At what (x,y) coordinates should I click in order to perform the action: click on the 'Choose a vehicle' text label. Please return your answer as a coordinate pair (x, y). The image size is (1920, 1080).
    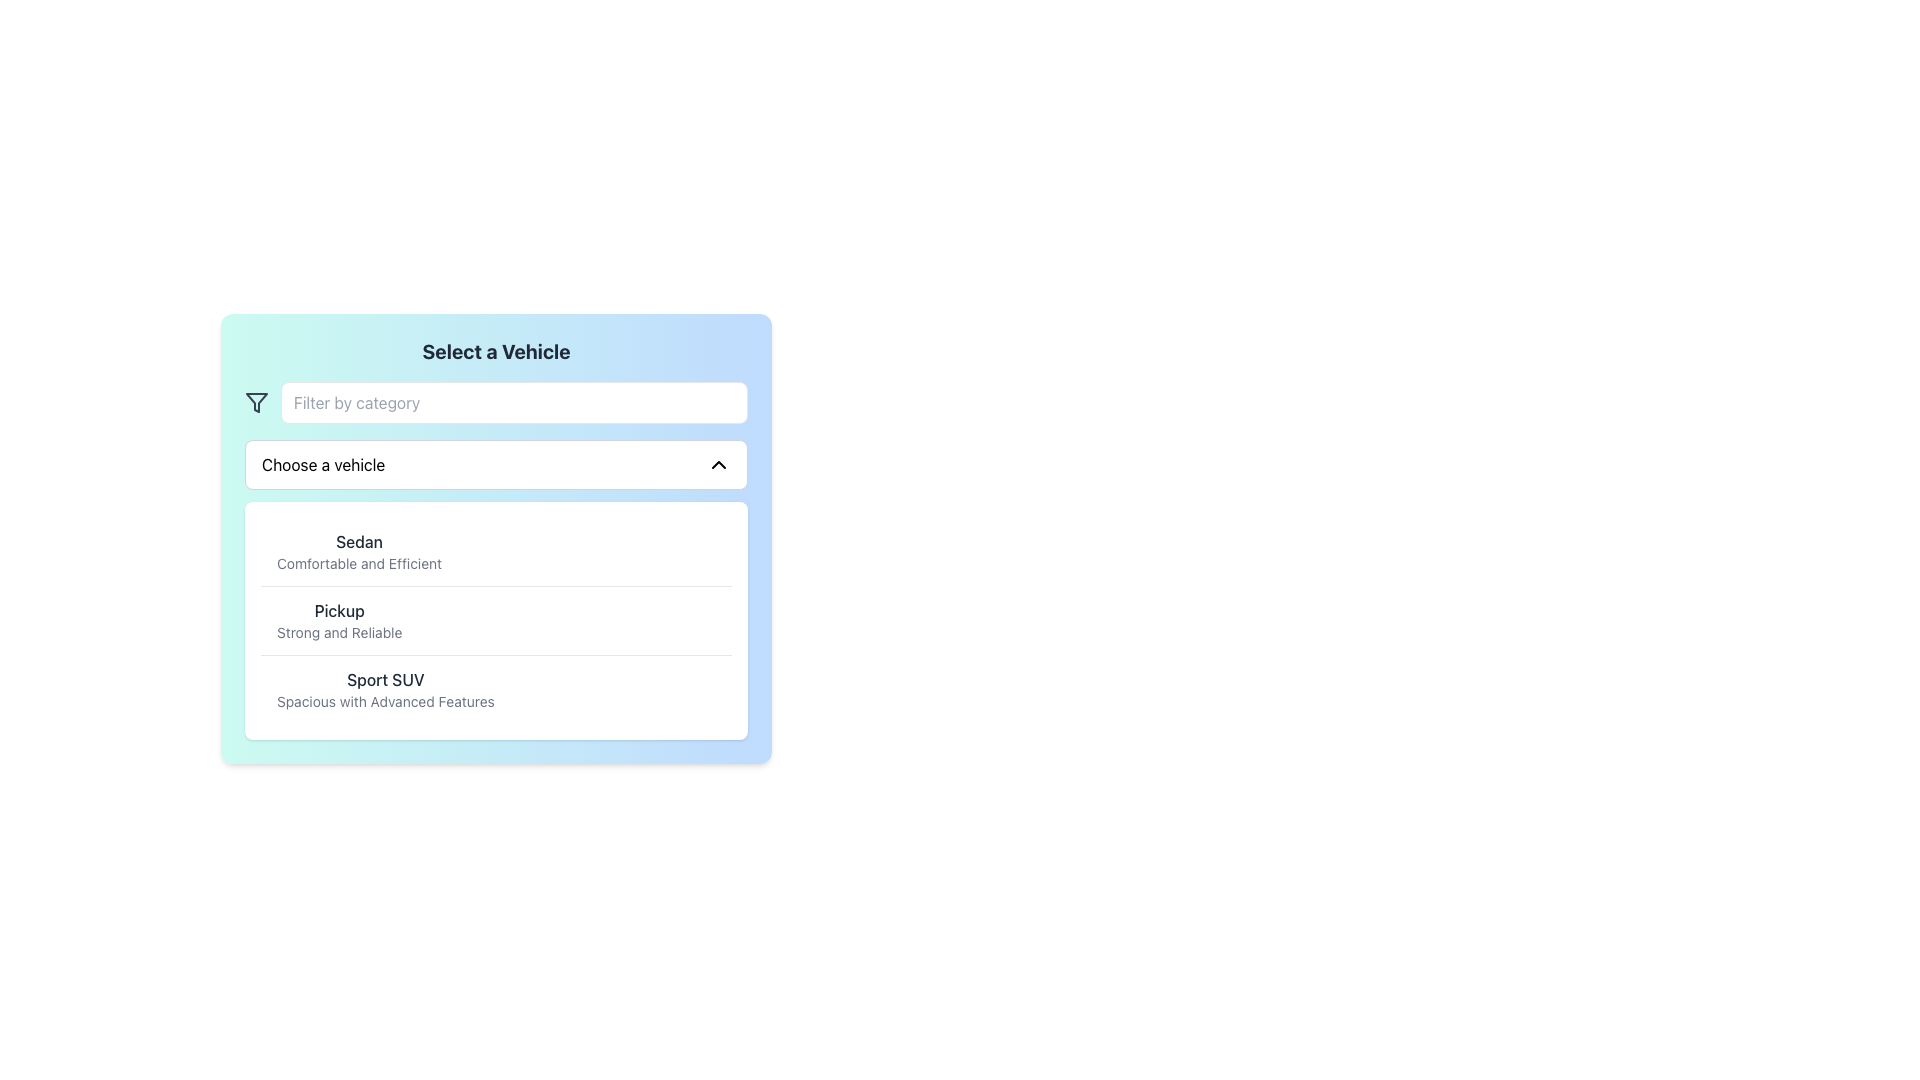
    Looking at the image, I should click on (323, 465).